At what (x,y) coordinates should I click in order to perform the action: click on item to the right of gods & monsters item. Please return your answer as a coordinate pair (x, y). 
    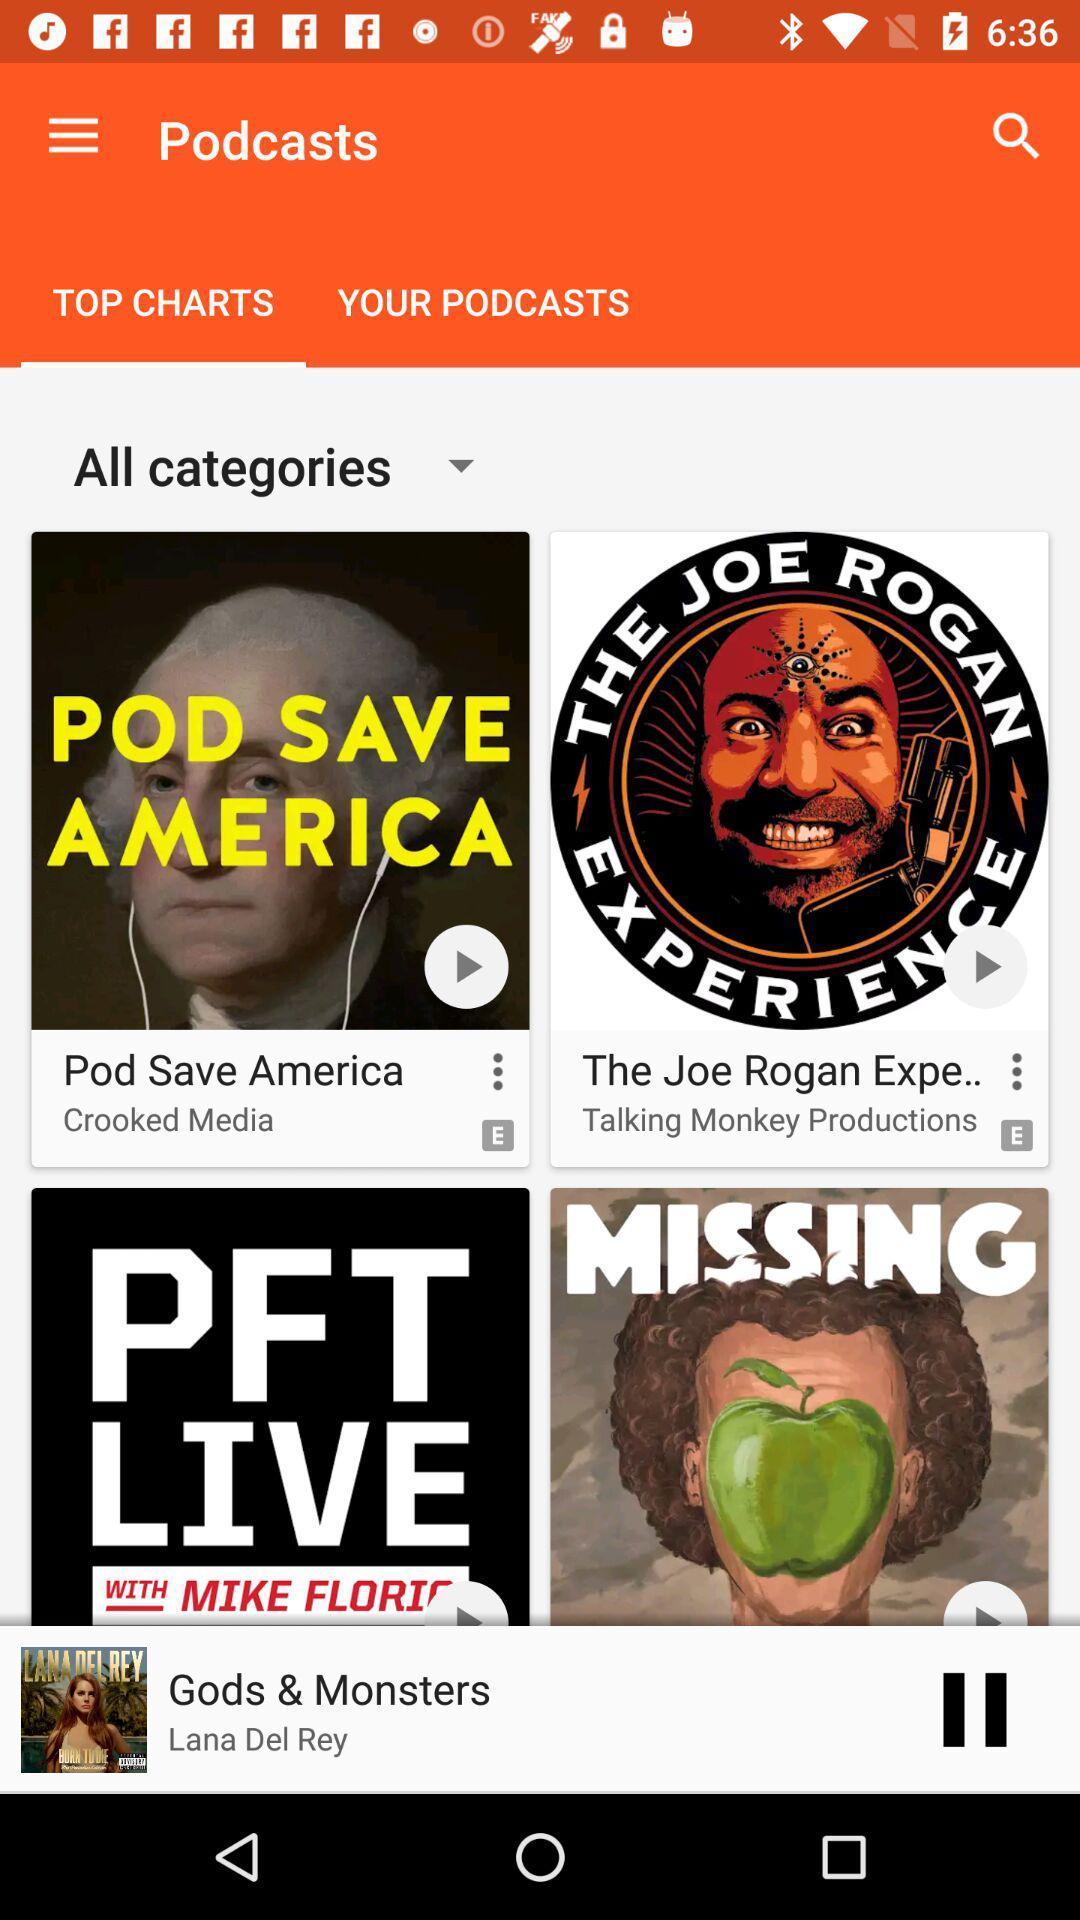
    Looking at the image, I should click on (974, 1708).